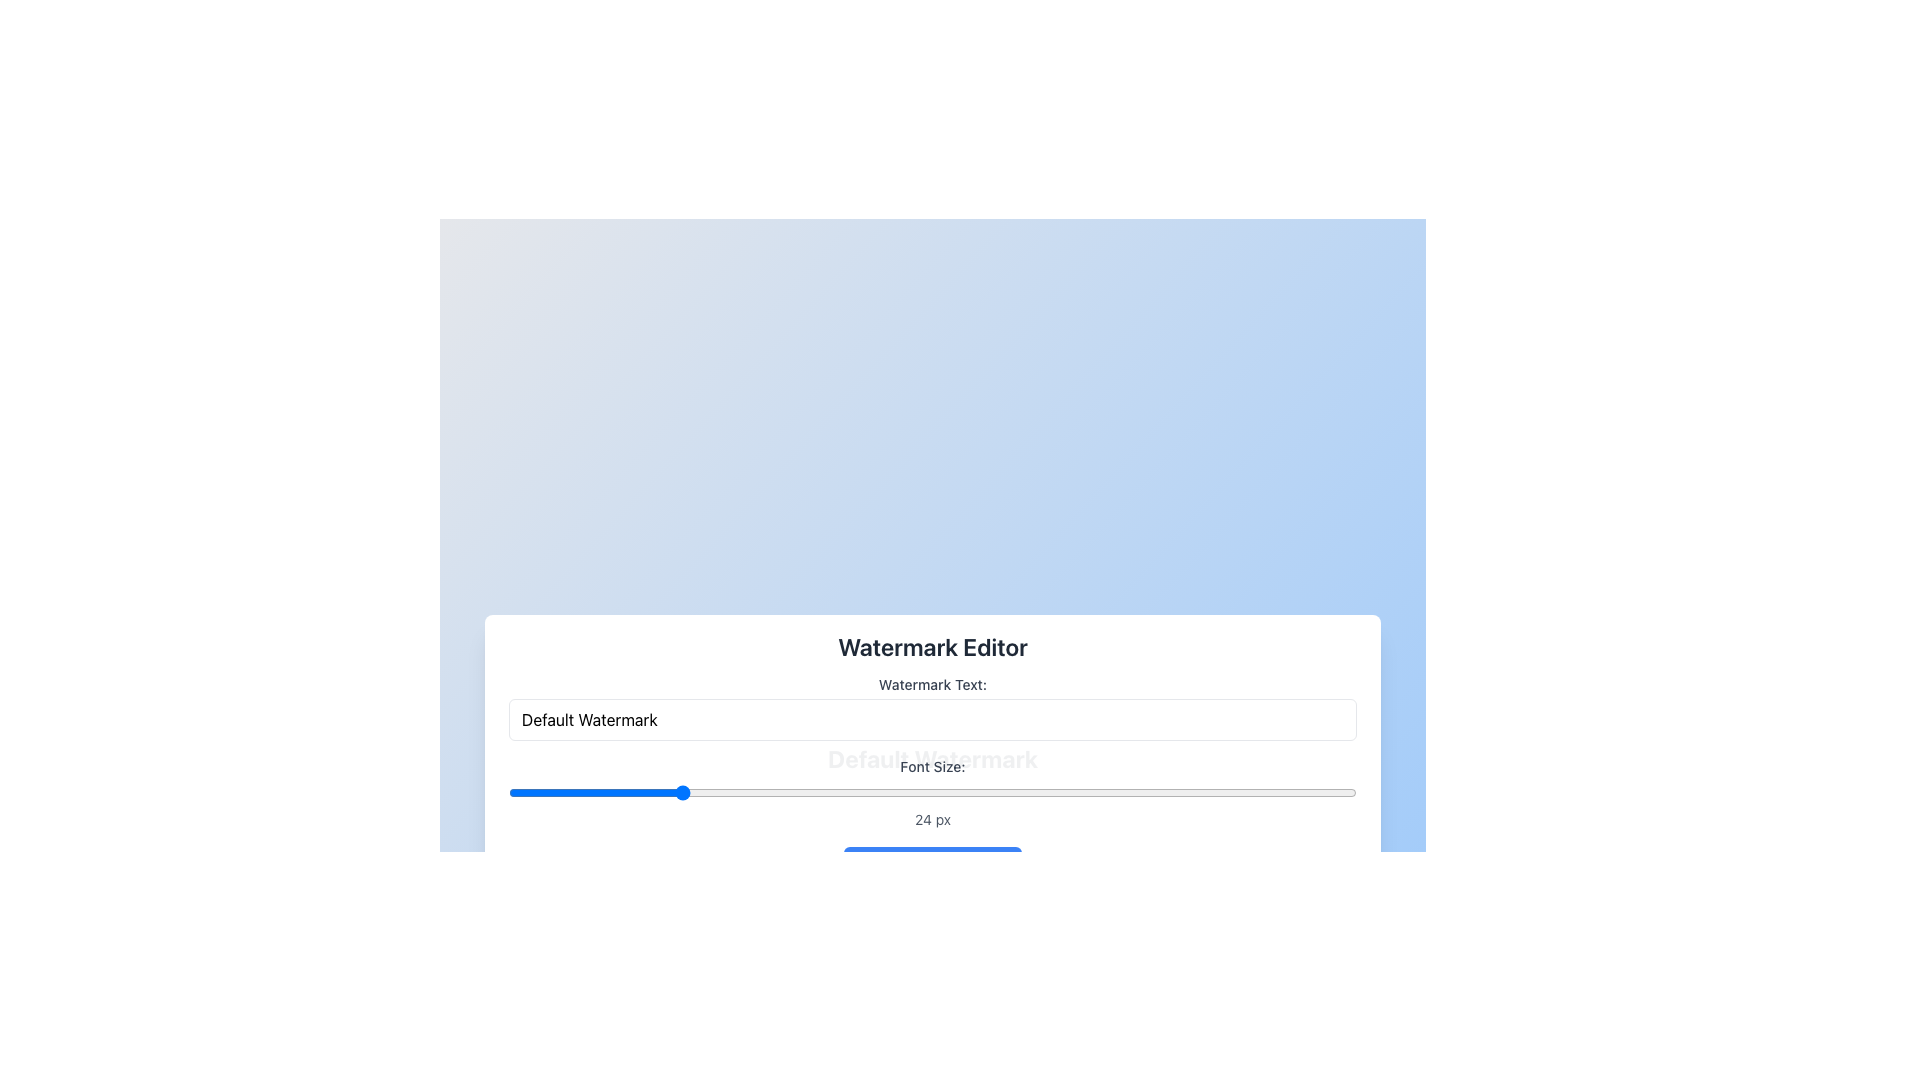 This screenshot has height=1080, width=1920. I want to click on font size, so click(654, 792).